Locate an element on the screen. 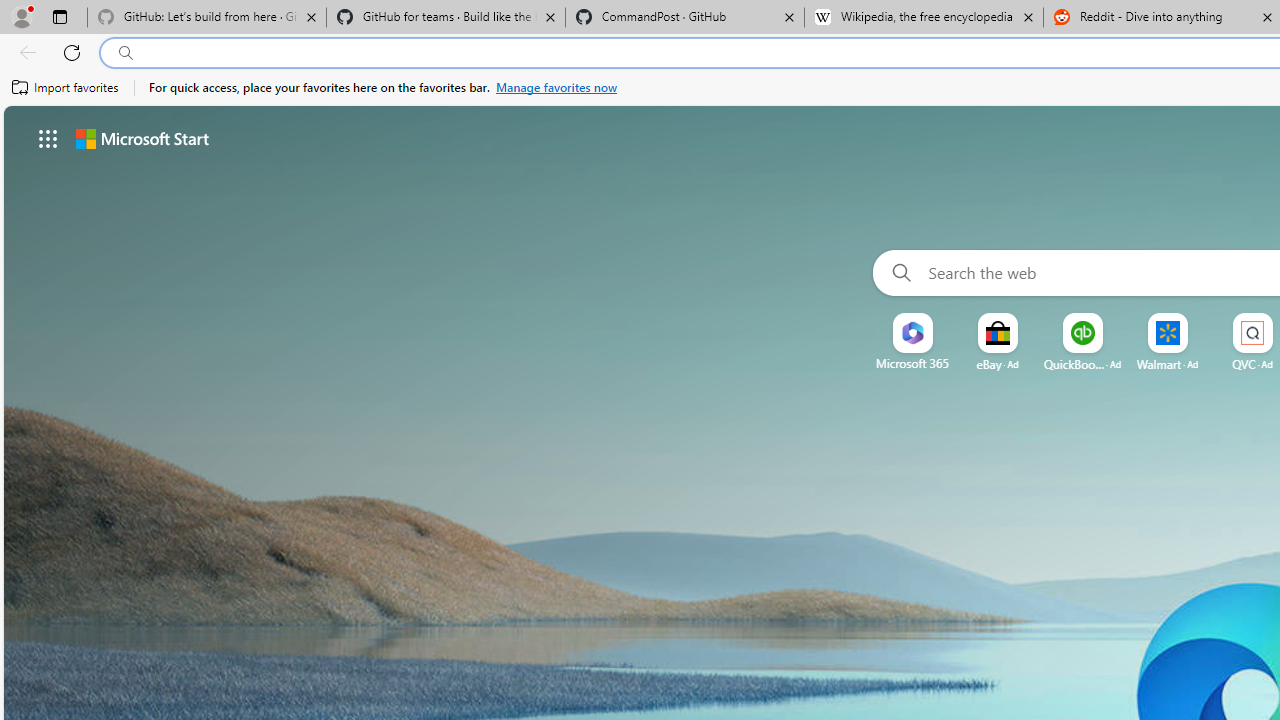 The image size is (1280, 720). 'Import favorites' is located at coordinates (65, 87).